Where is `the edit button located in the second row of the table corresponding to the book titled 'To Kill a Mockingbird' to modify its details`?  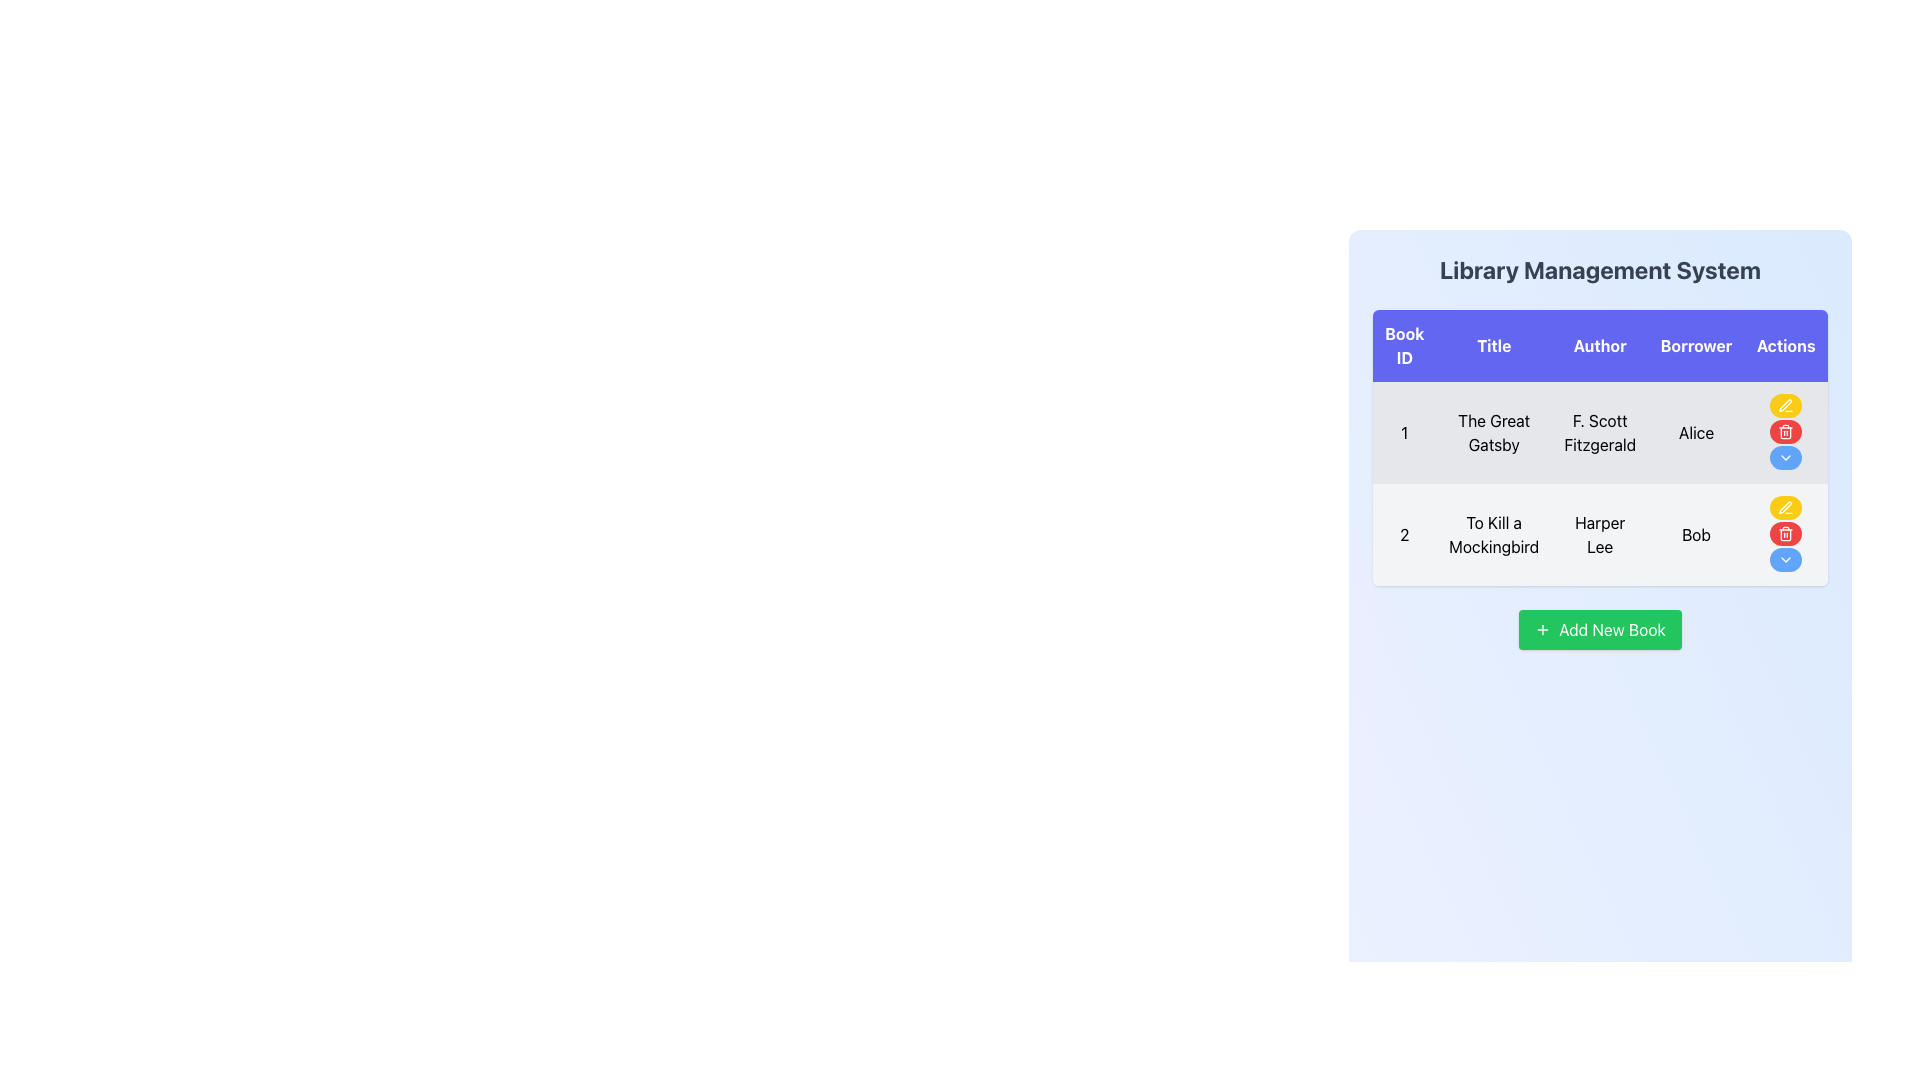
the edit button located in the second row of the table corresponding to the book titled 'To Kill a Mockingbird' to modify its details is located at coordinates (1786, 507).